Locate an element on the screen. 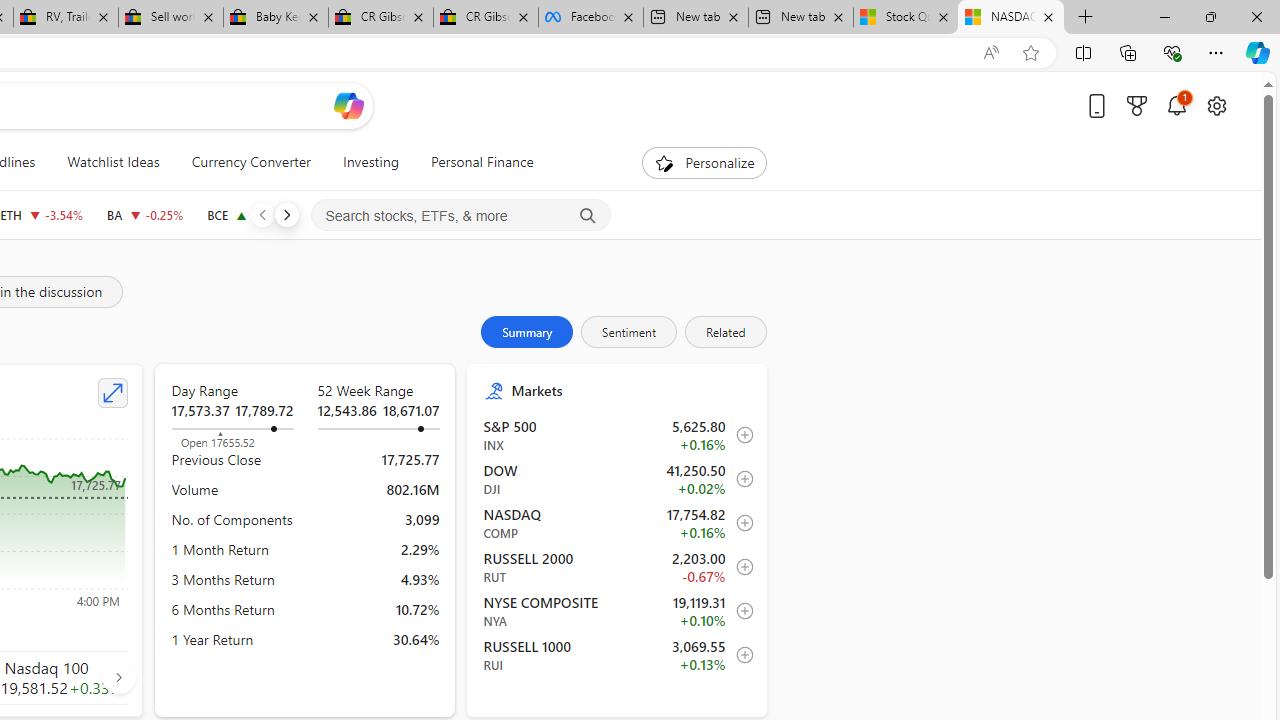  'Open Copilot' is located at coordinates (348, 105).